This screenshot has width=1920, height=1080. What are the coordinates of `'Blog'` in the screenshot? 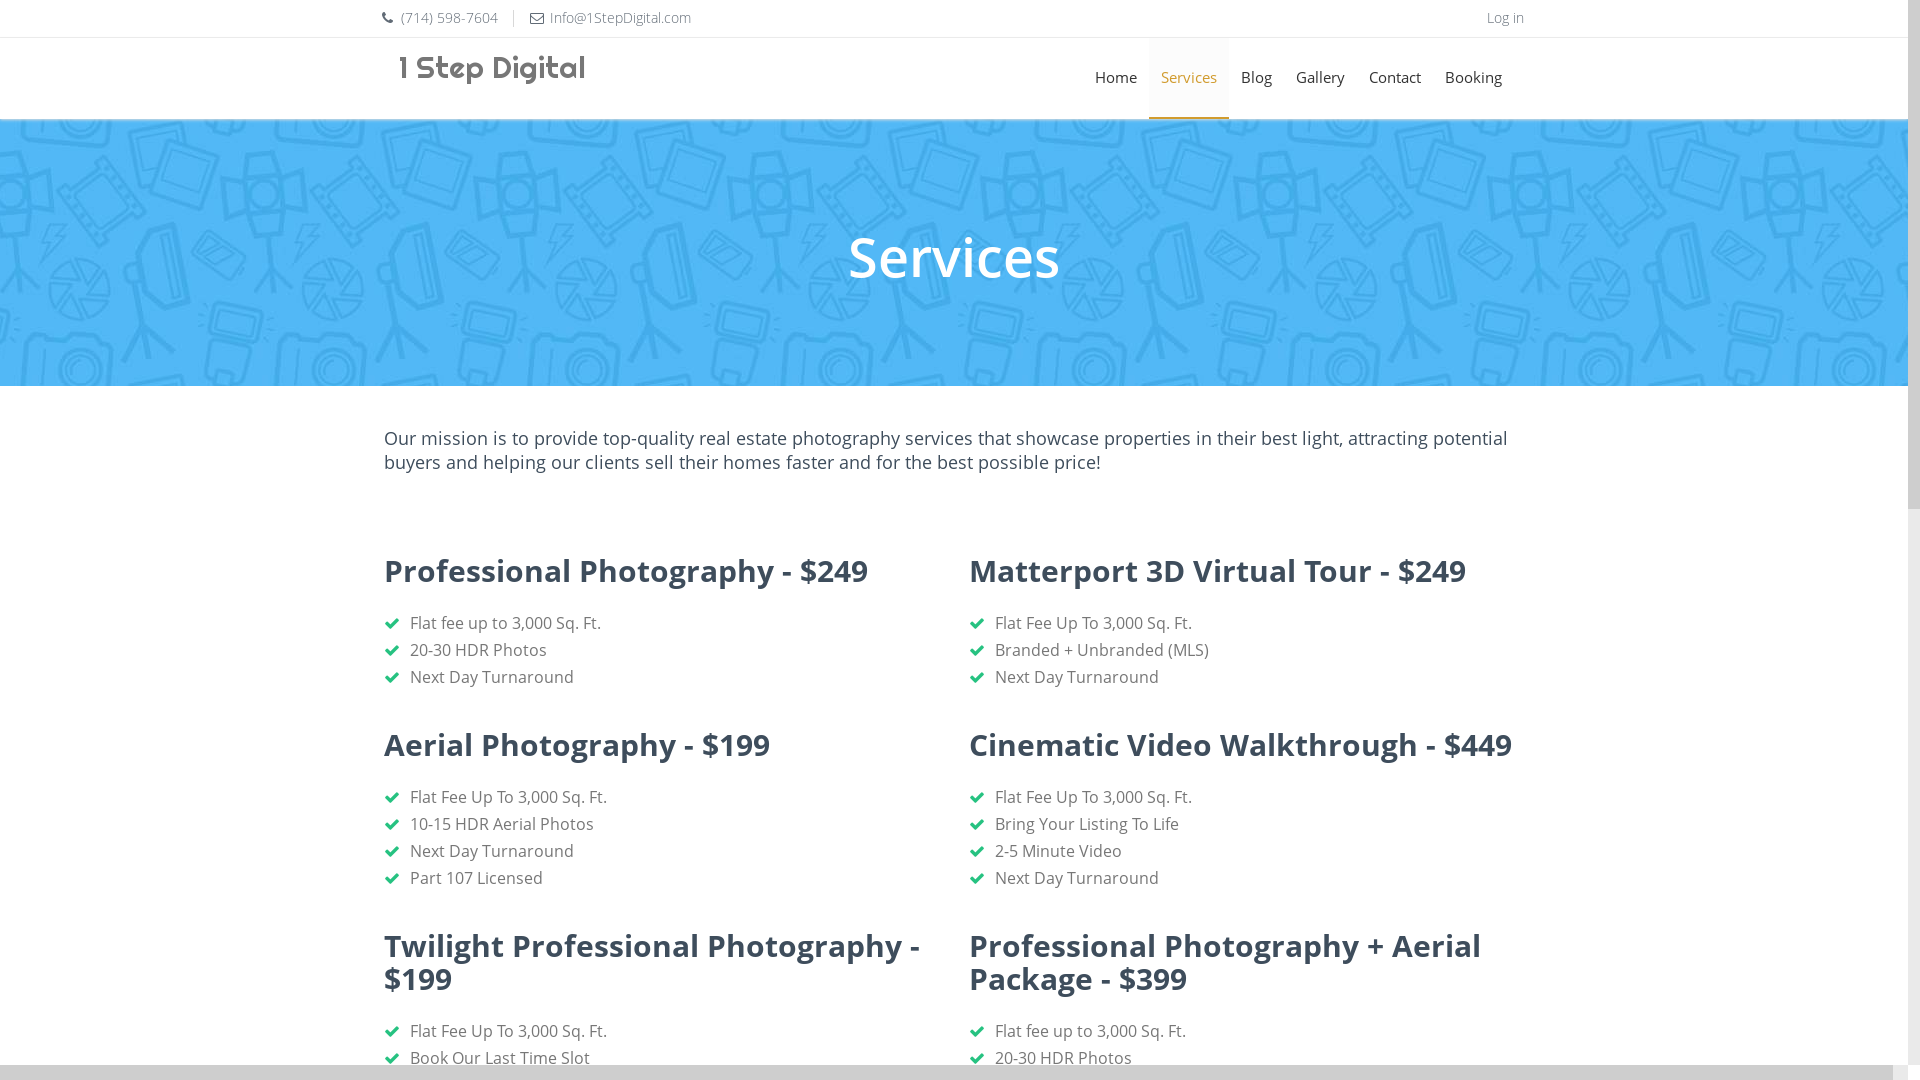 It's located at (1227, 76).